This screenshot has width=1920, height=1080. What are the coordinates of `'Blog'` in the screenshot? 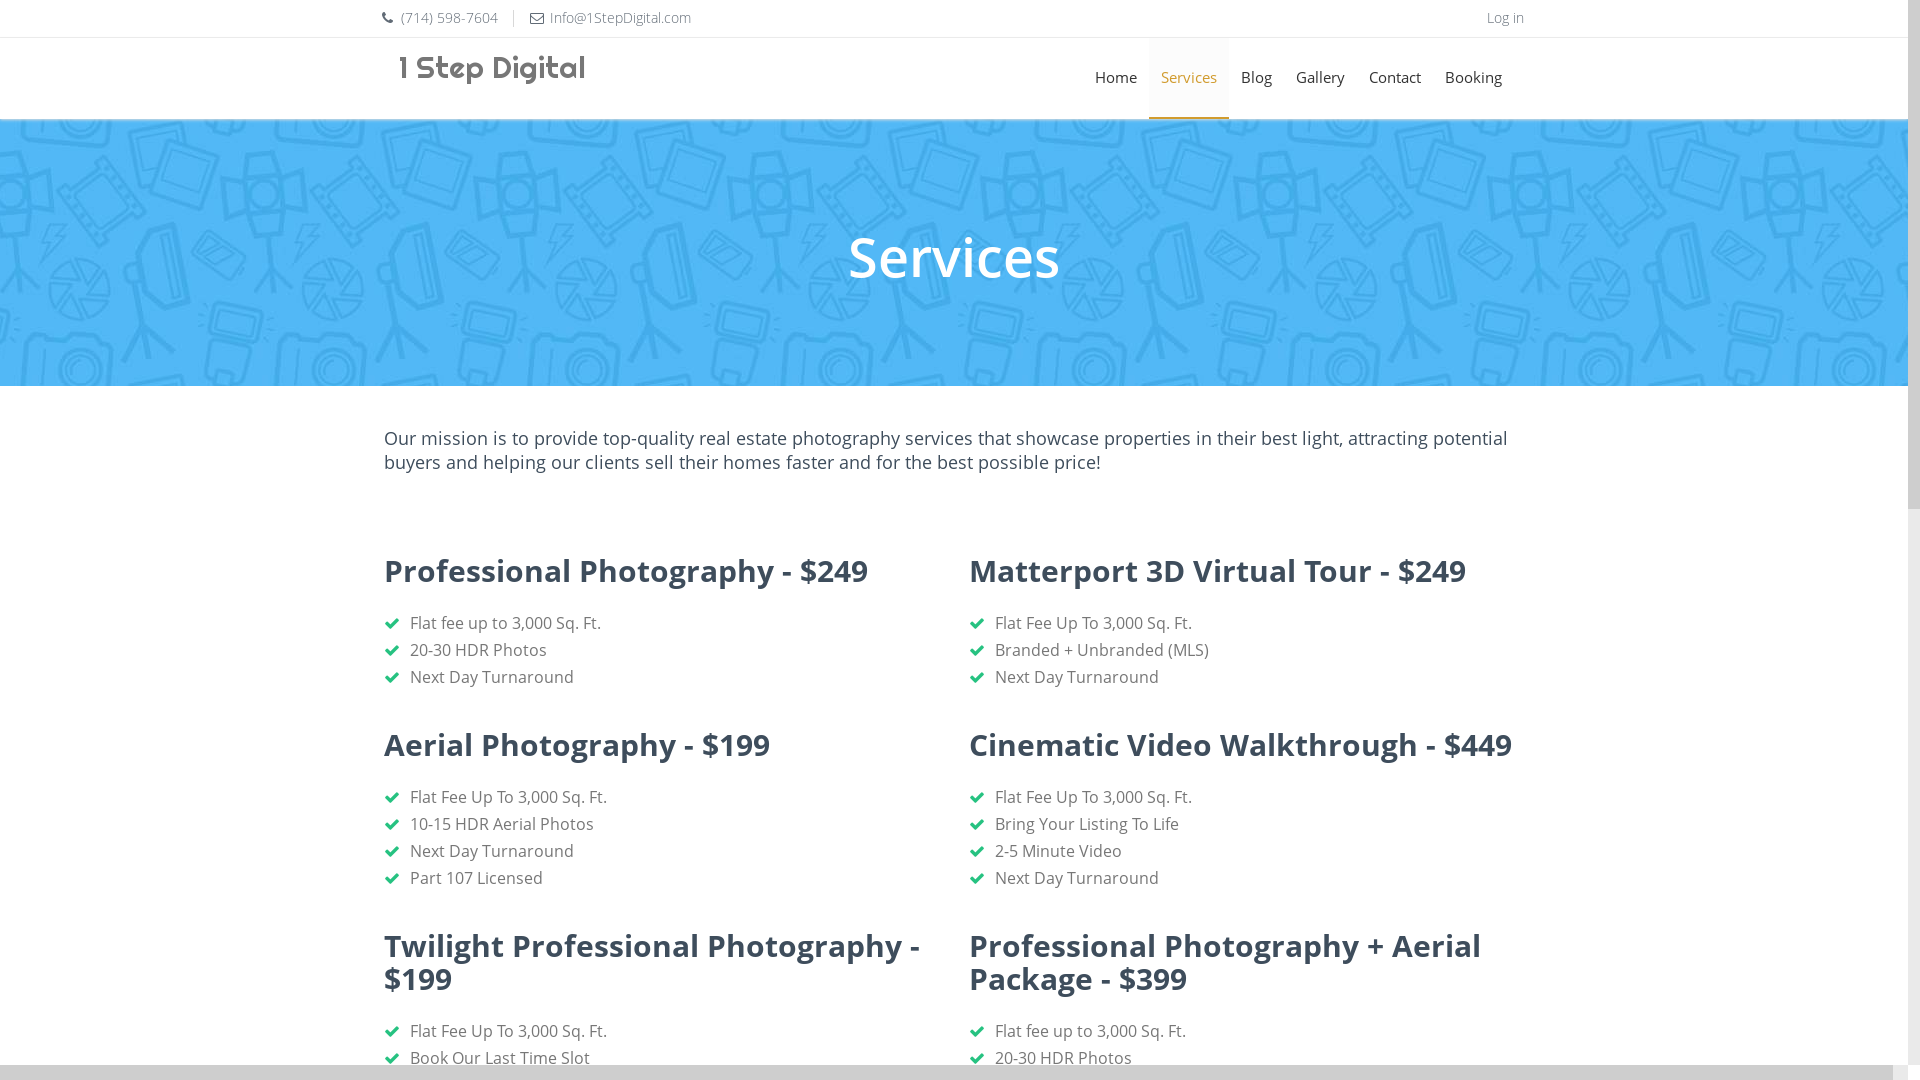 It's located at (1227, 76).